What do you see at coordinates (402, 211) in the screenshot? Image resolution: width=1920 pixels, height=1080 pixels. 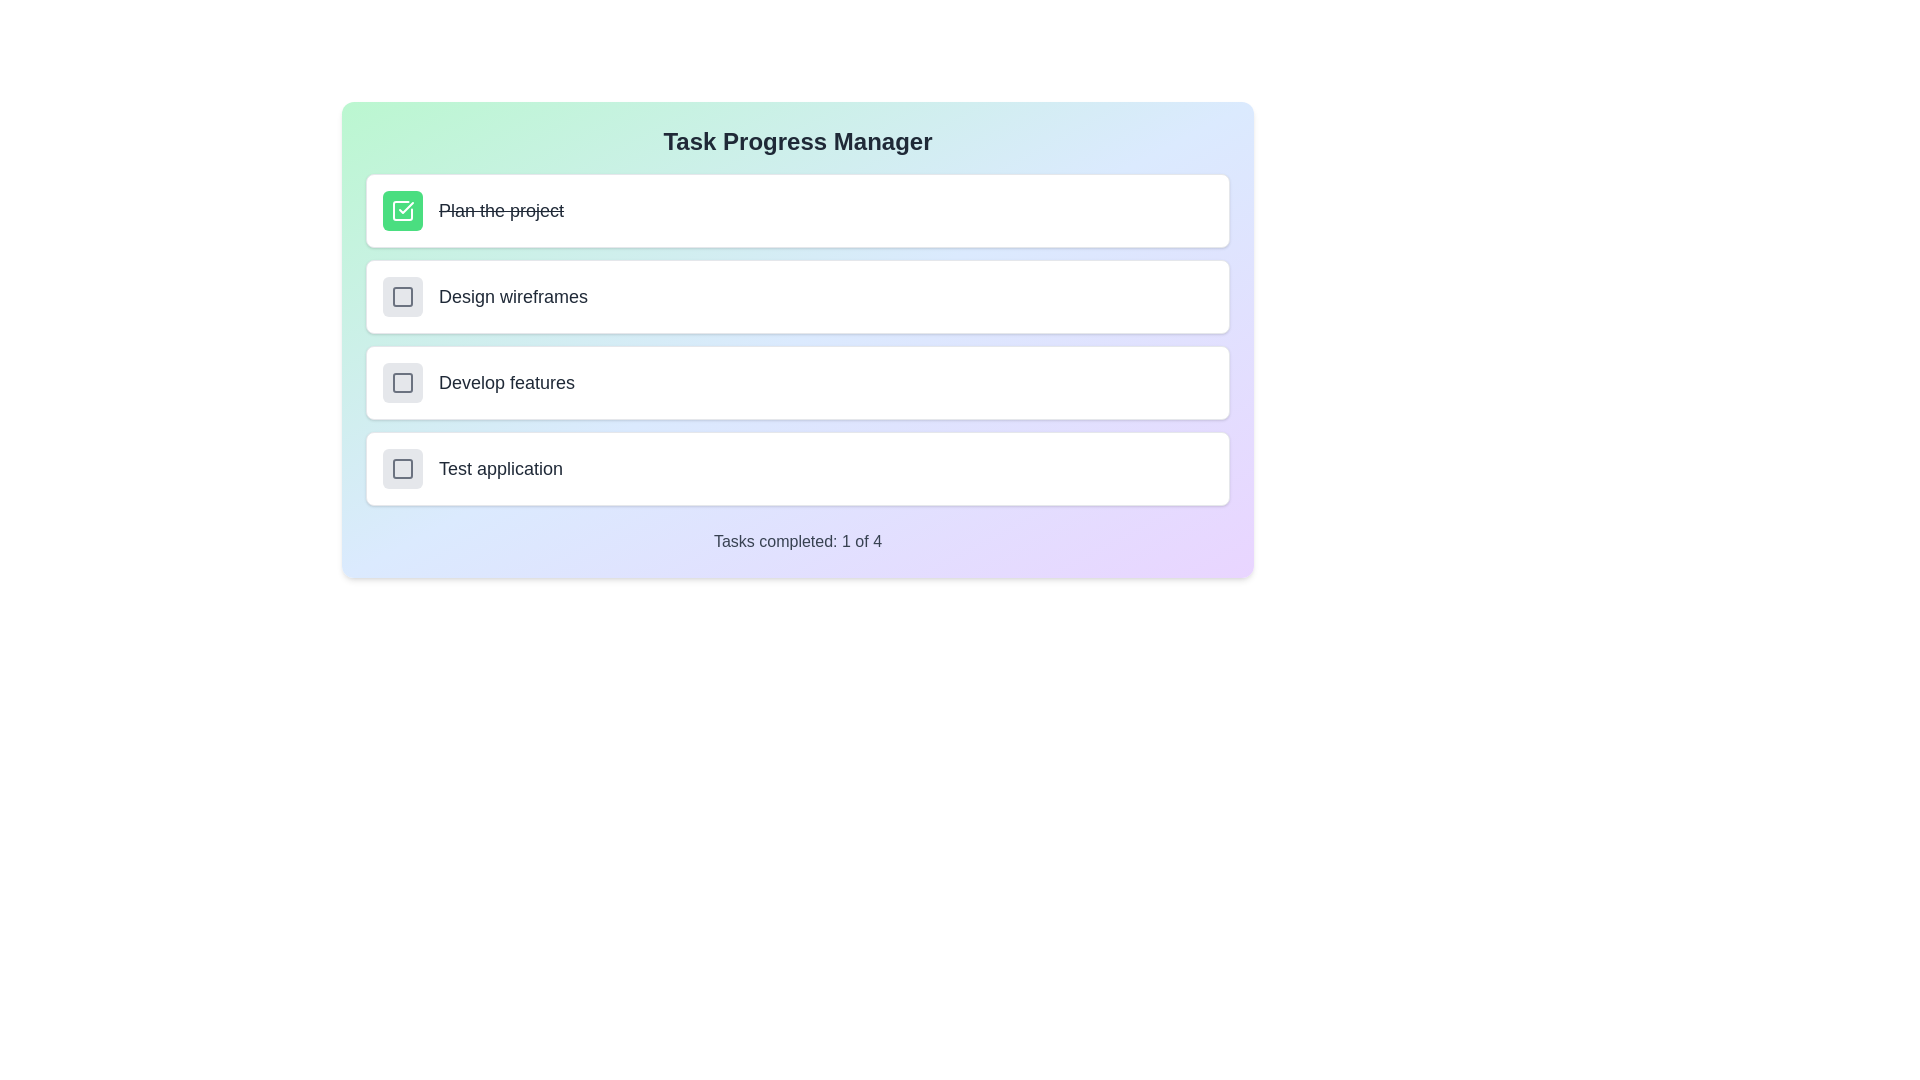 I see `the graphical background square of the checkbox for the 'Plan the project' task, which is part of an SVG icon` at bounding box center [402, 211].